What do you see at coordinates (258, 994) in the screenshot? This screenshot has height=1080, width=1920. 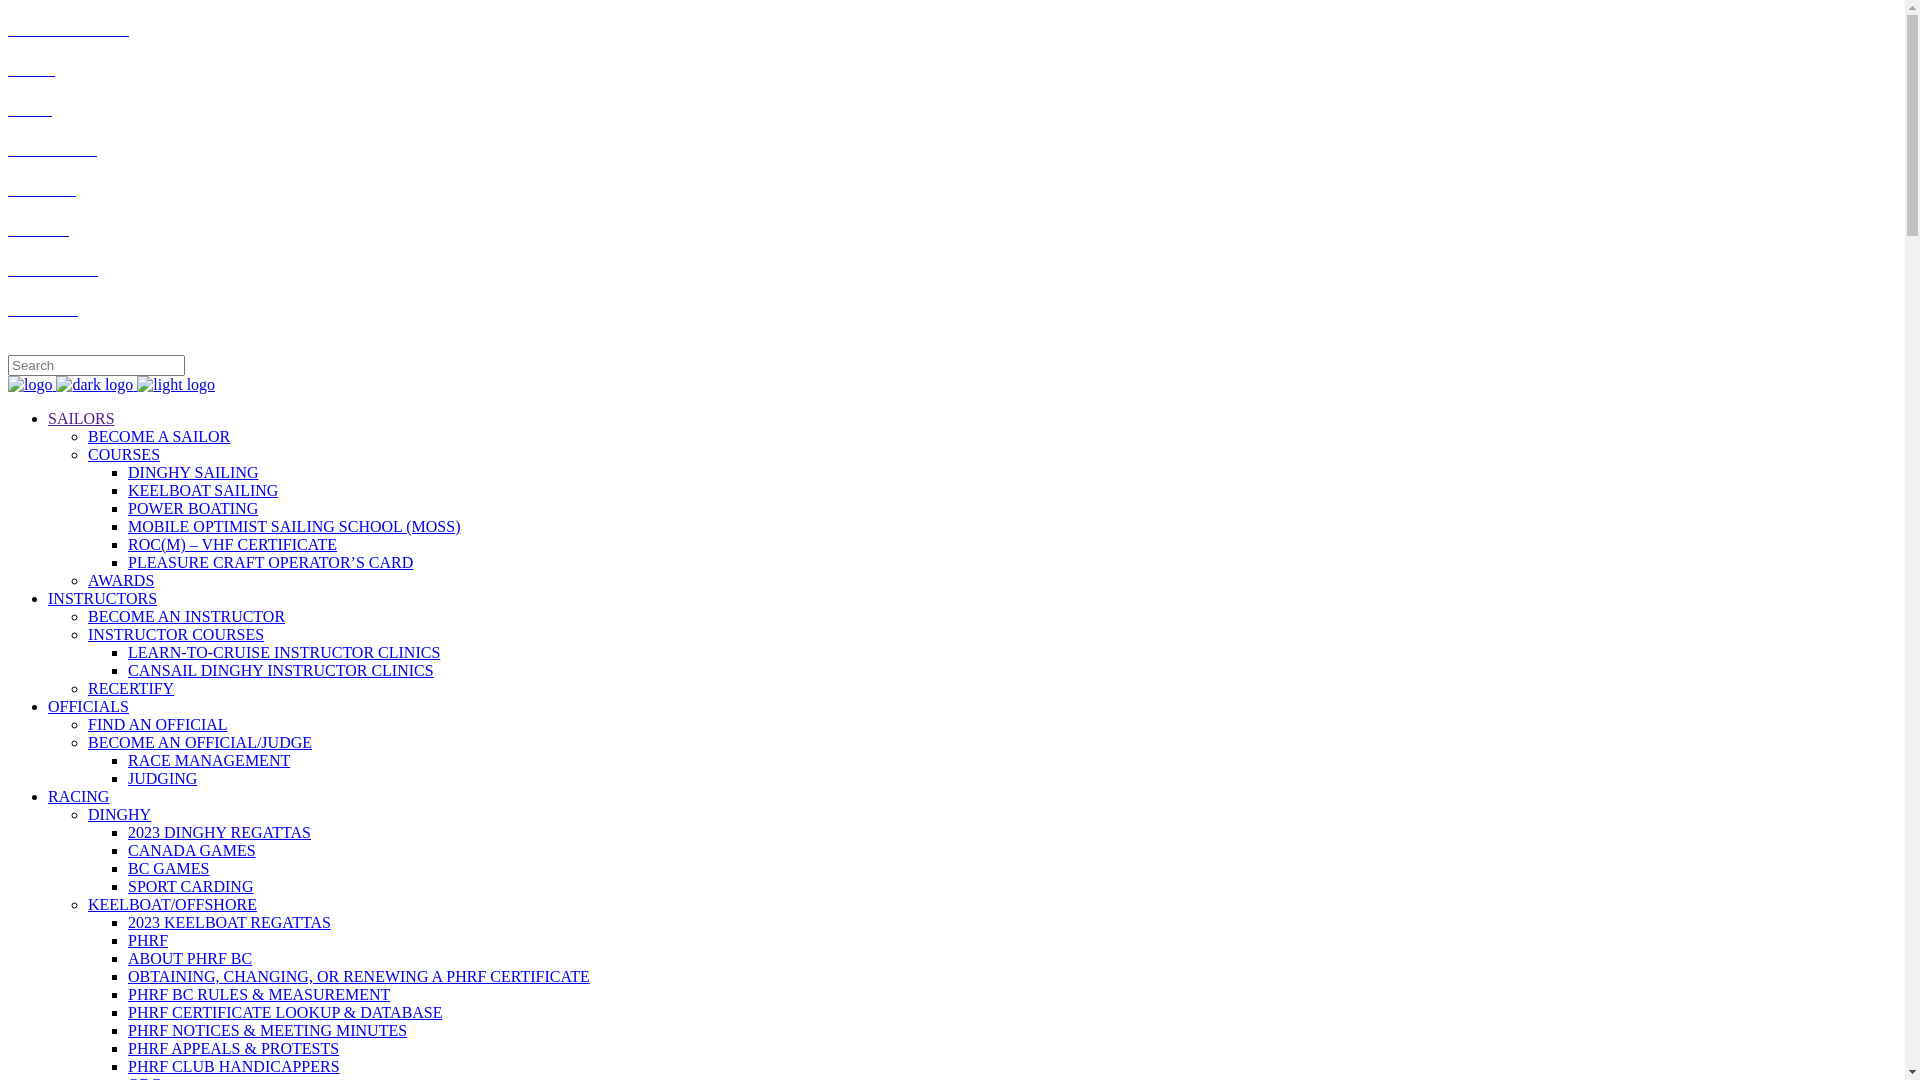 I see `'PHRF BC RULES & MEASUREMENT'` at bounding box center [258, 994].